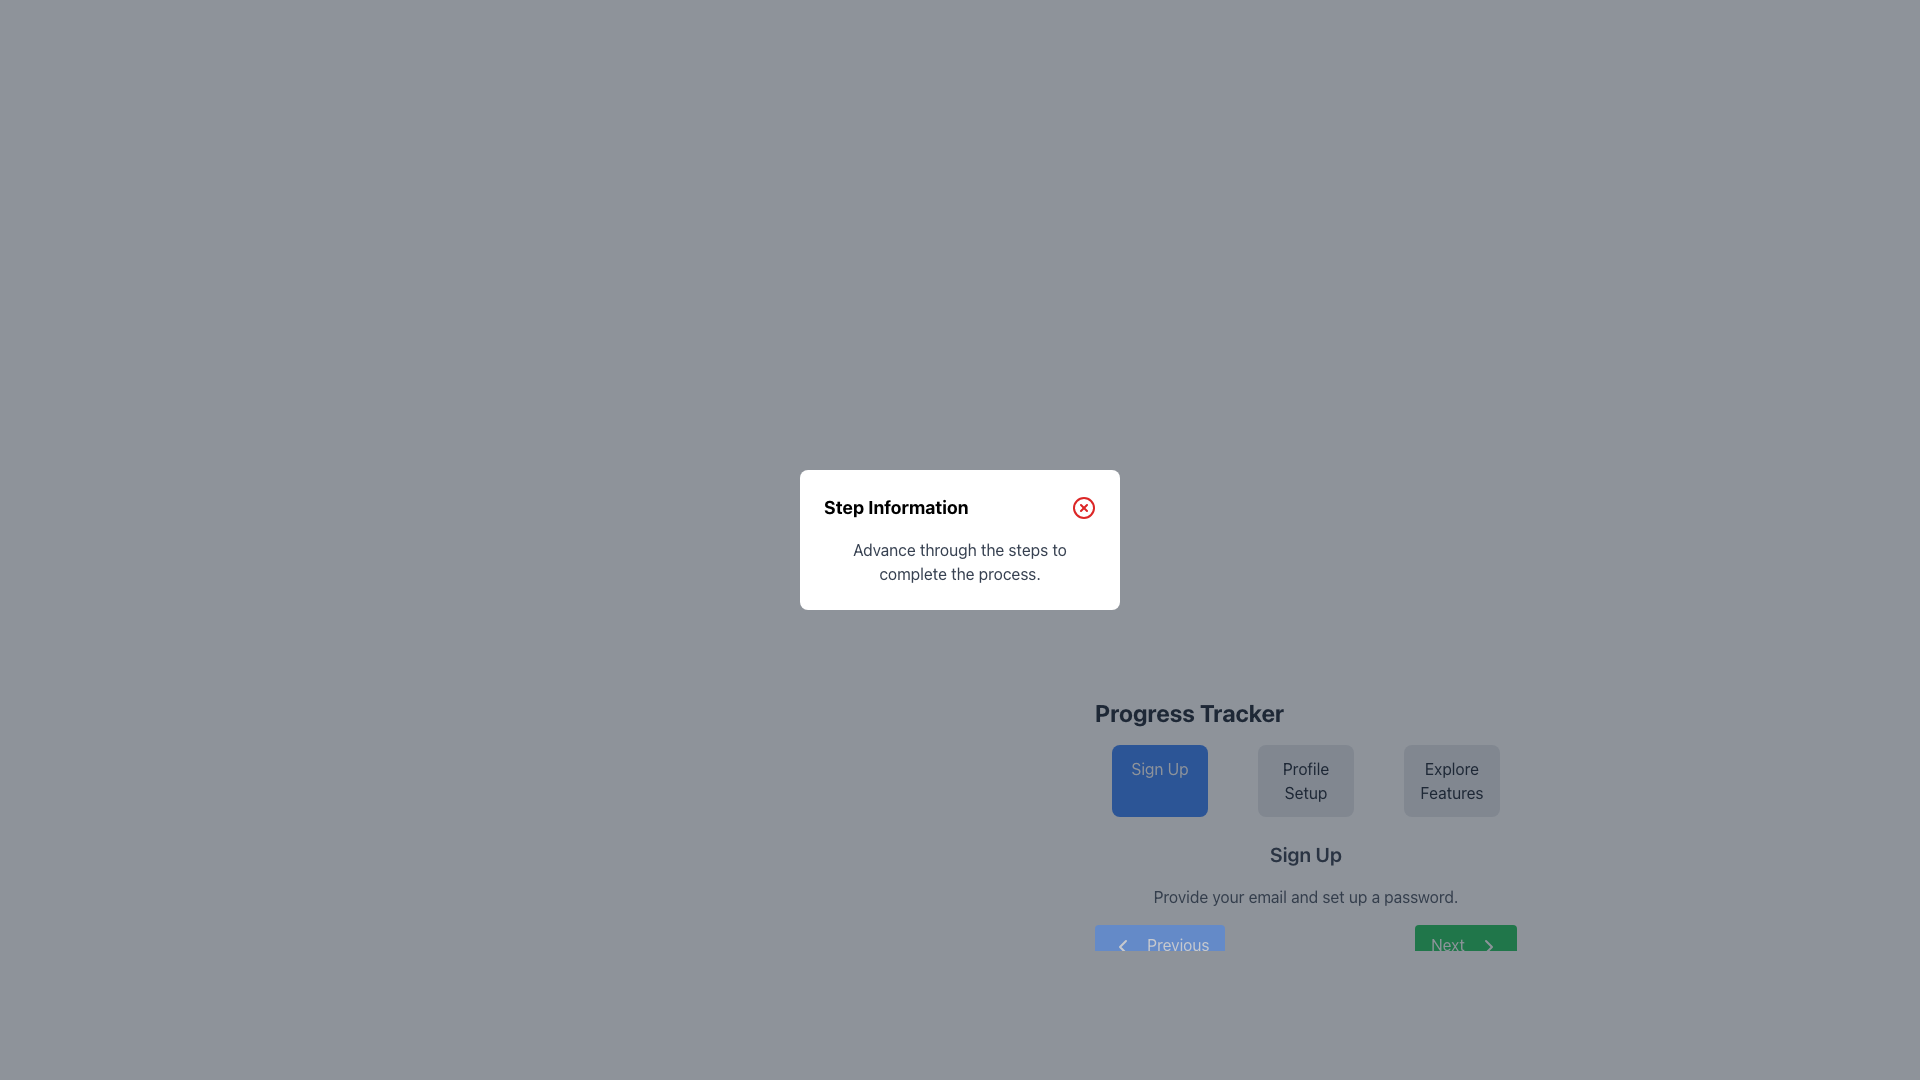 This screenshot has width=1920, height=1080. Describe the element at coordinates (1305, 779) in the screenshot. I see `the 'Profile Setup' button, which is a rectangular button with rounded corners and a light gray background, located in the 'Progress Tracker' section, centrally positioned between 'Sign Up' and 'Explore Features'` at that location.